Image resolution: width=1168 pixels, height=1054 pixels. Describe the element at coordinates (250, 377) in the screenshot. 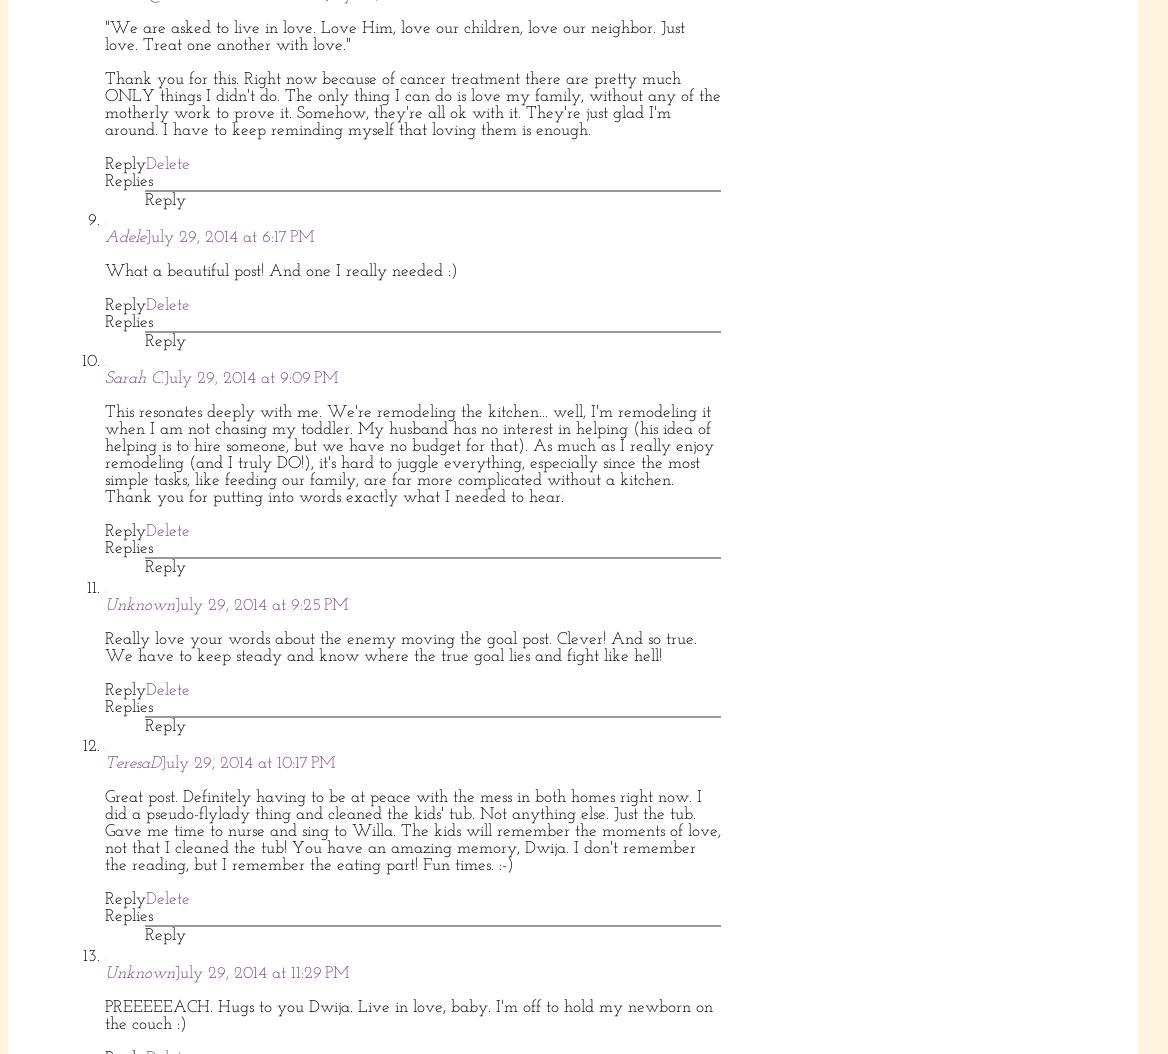

I see `'July 29, 2014 at 9:09 PM'` at that location.